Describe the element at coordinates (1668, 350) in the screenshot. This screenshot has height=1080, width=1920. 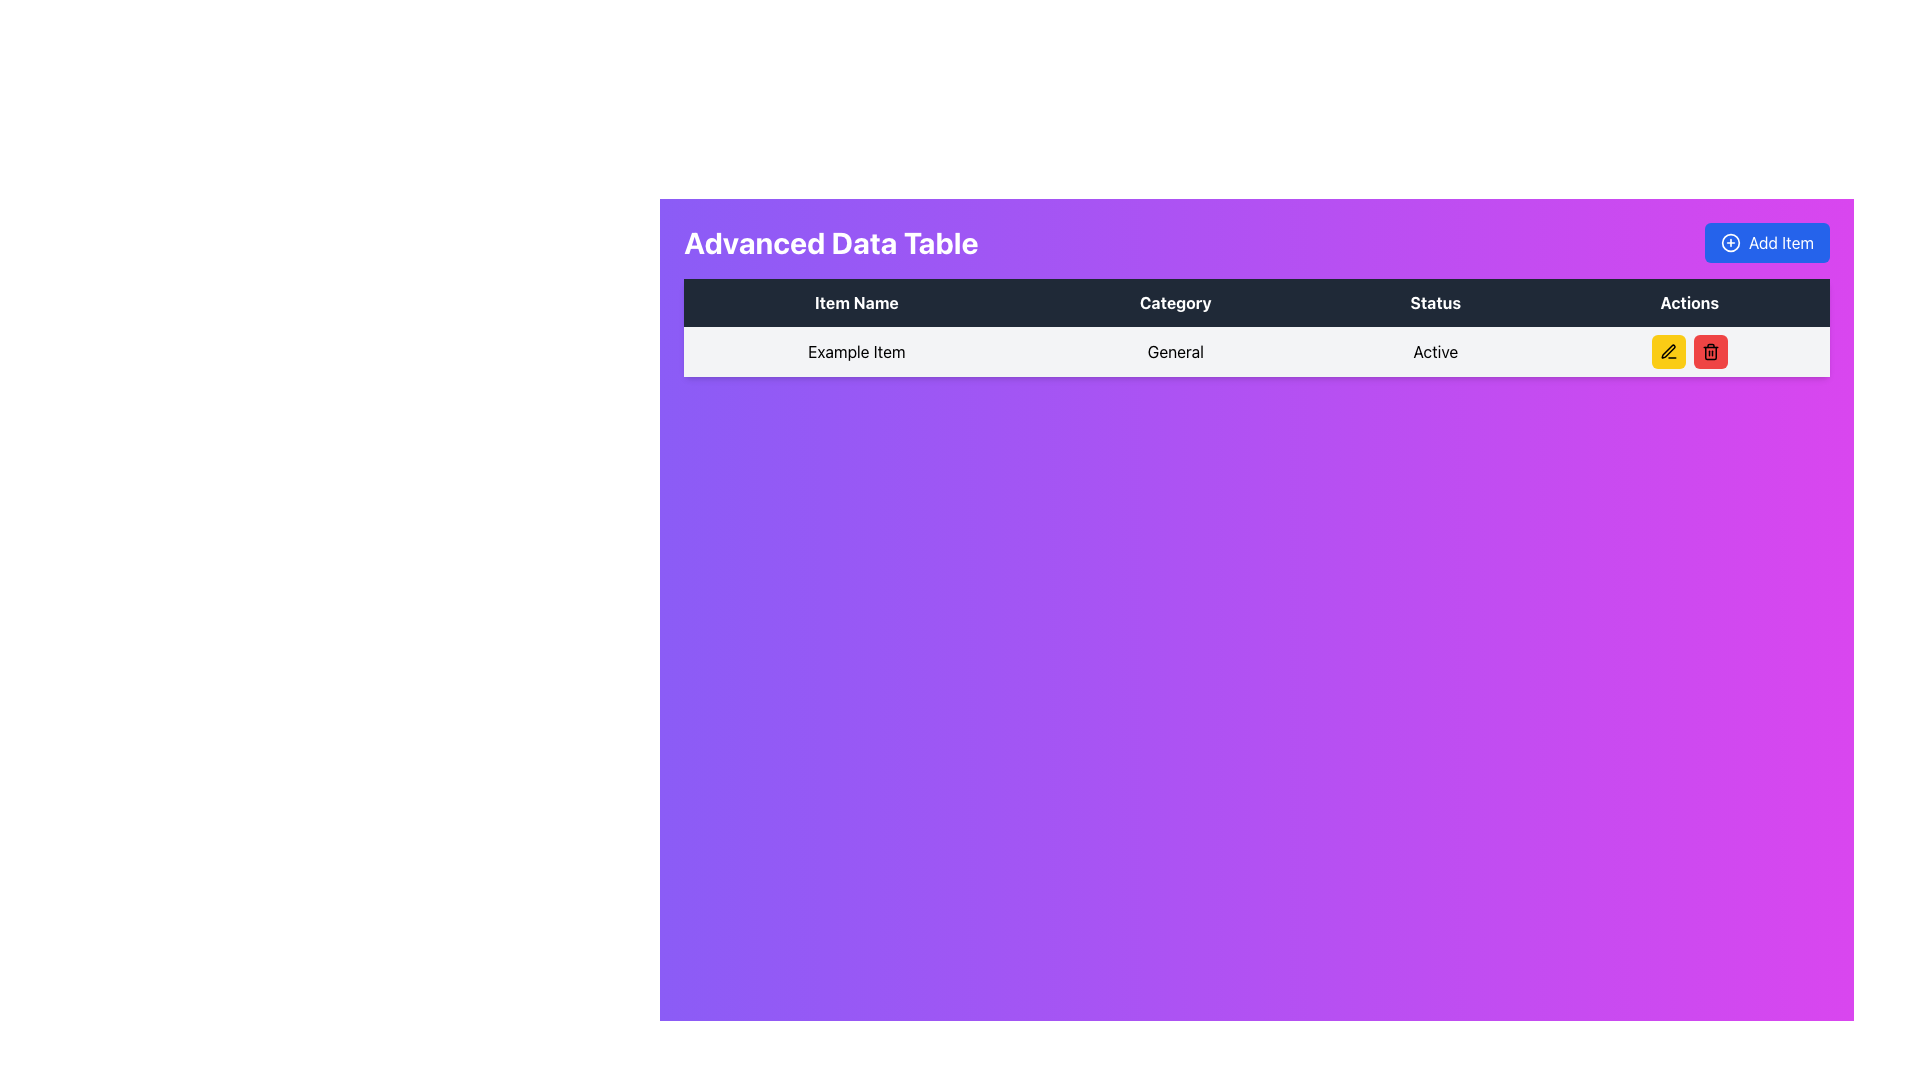
I see `the first button in the 'Actions' column of the data table` at that location.